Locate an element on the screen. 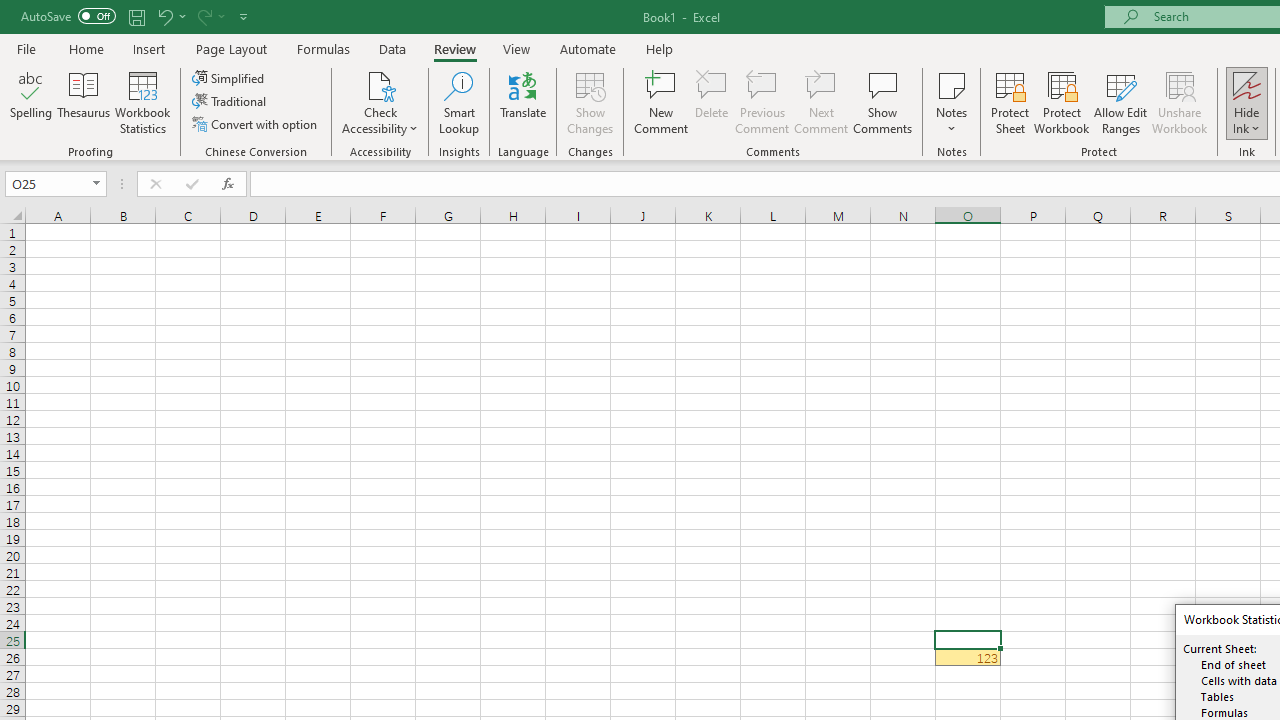 This screenshot has width=1280, height=720. 'Delete' is located at coordinates (712, 103).